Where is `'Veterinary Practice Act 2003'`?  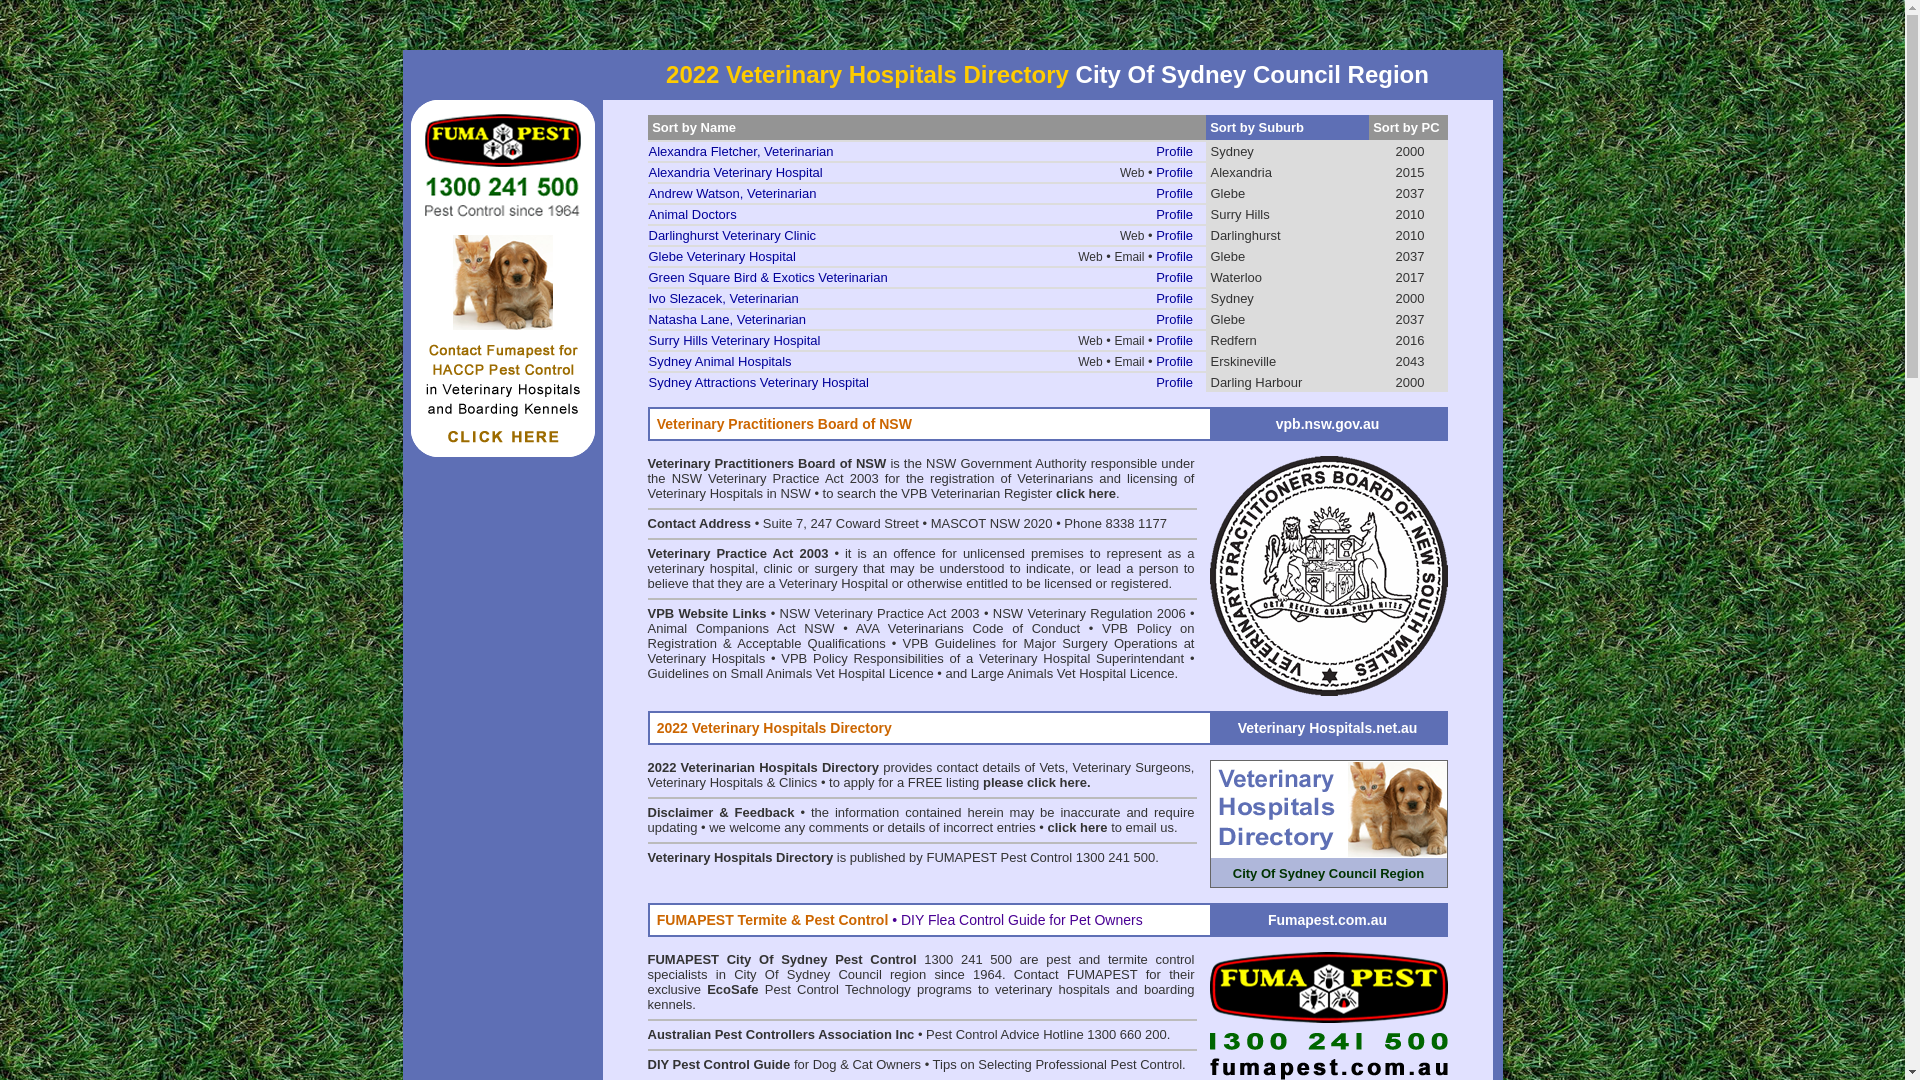
'Veterinary Practice Act 2003' is located at coordinates (737, 553).